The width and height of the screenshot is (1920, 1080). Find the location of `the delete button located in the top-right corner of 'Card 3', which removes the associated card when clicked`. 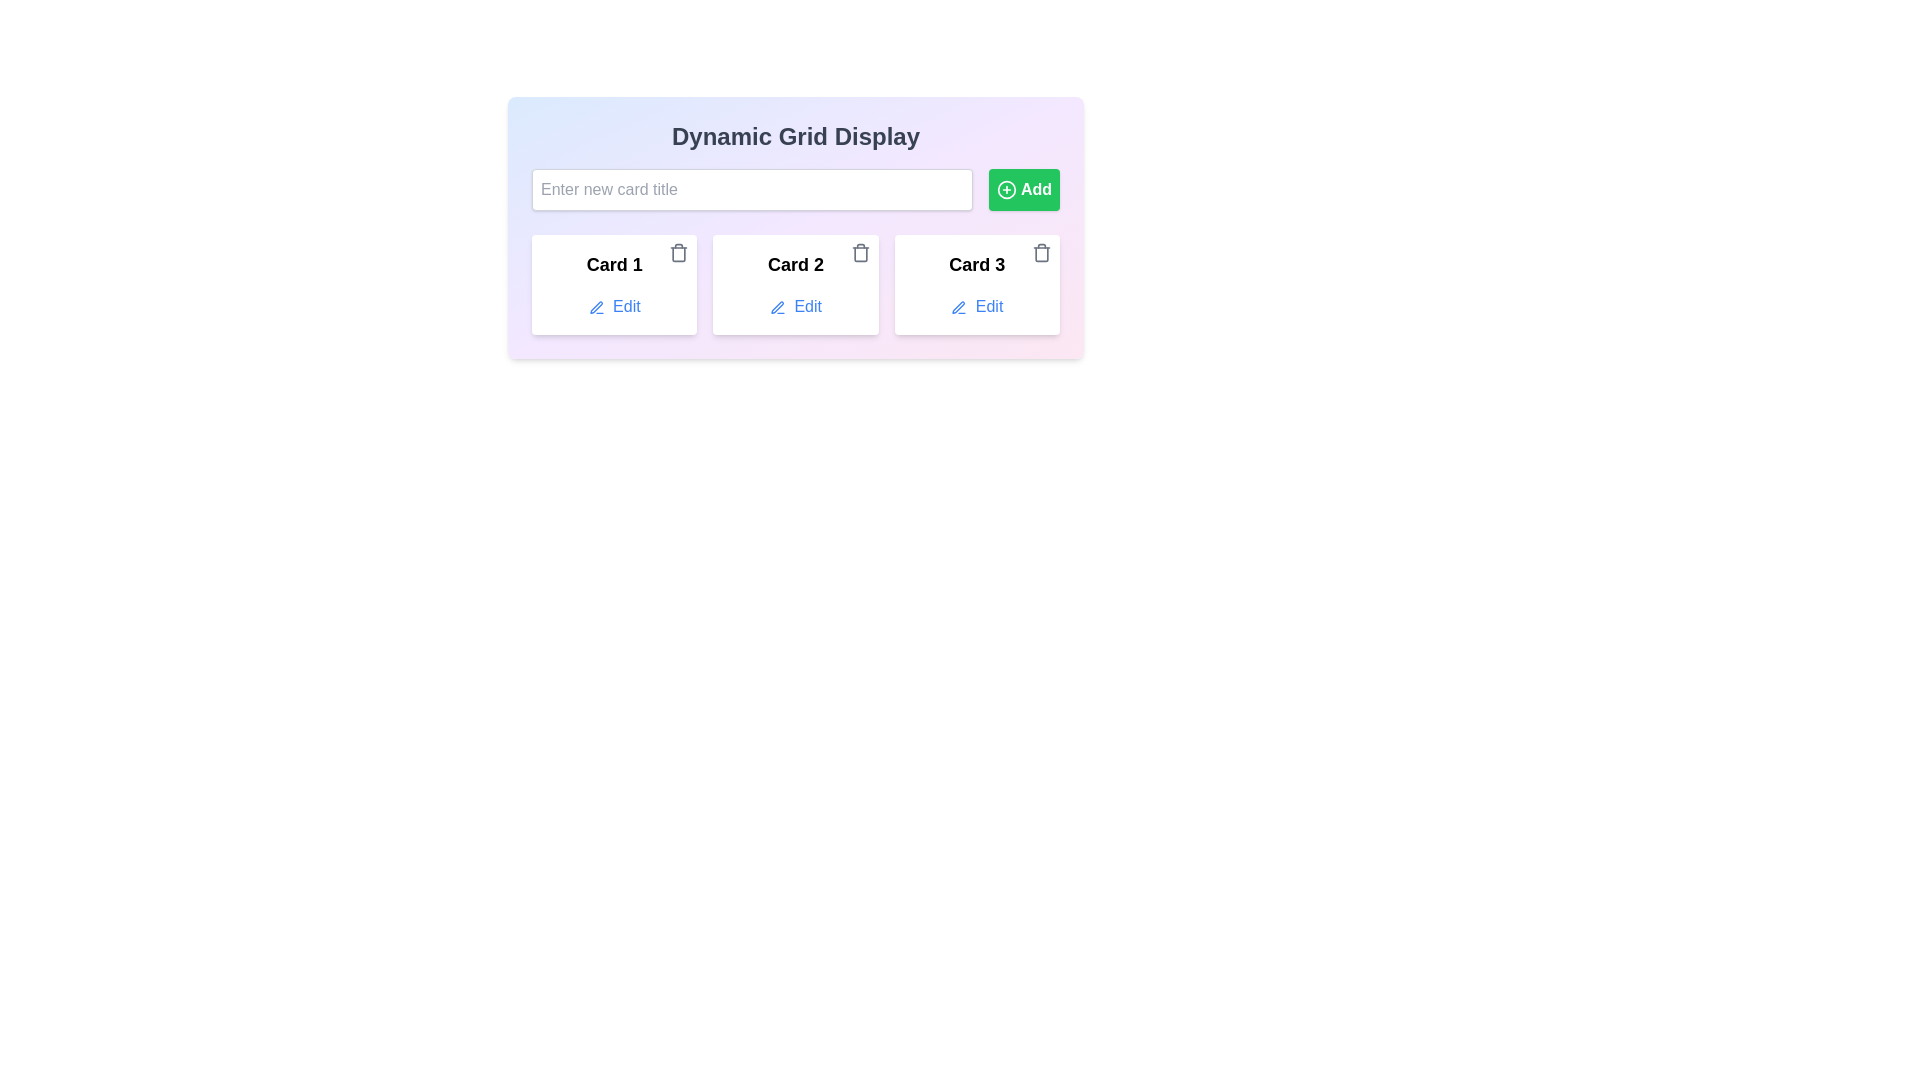

the delete button located in the top-right corner of 'Card 3', which removes the associated card when clicked is located at coordinates (1040, 252).